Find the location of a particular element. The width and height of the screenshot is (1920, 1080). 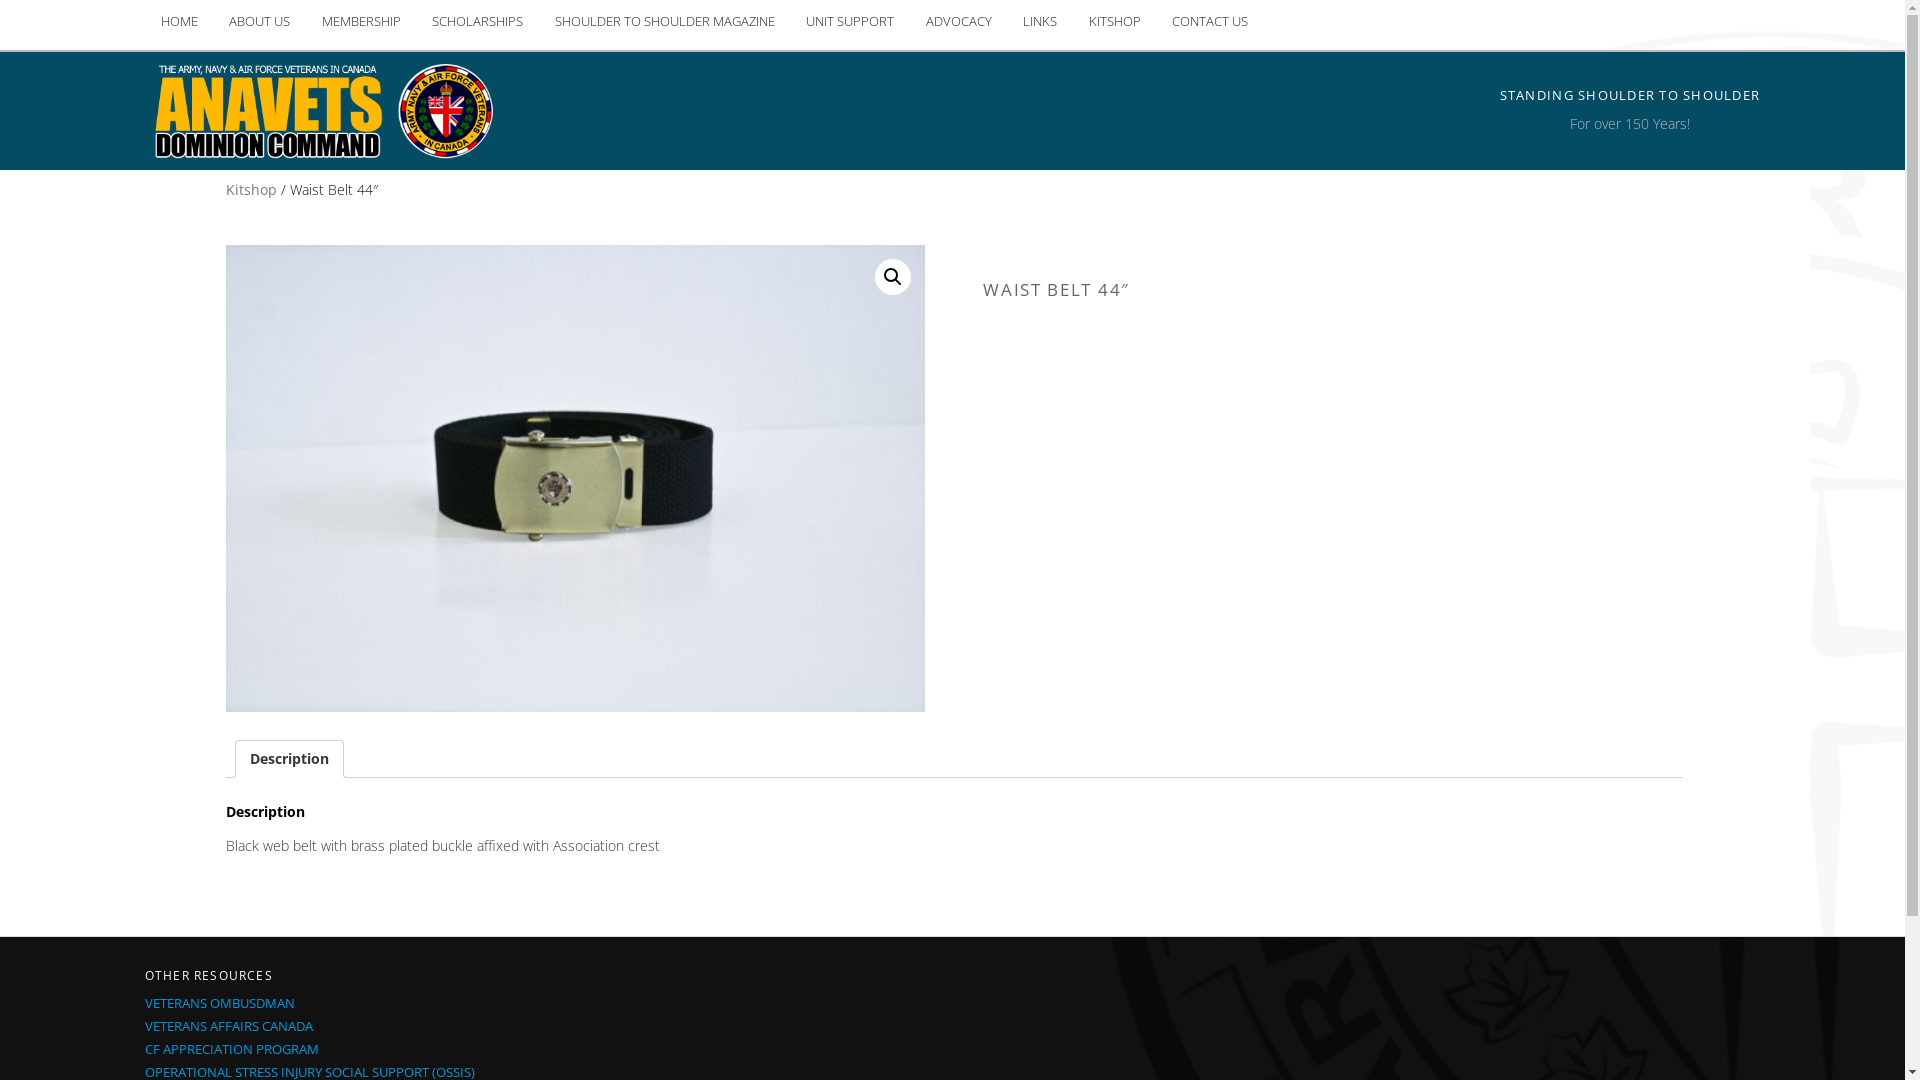

'VETERANS AFFAIRS CANADA' is located at coordinates (229, 1026).